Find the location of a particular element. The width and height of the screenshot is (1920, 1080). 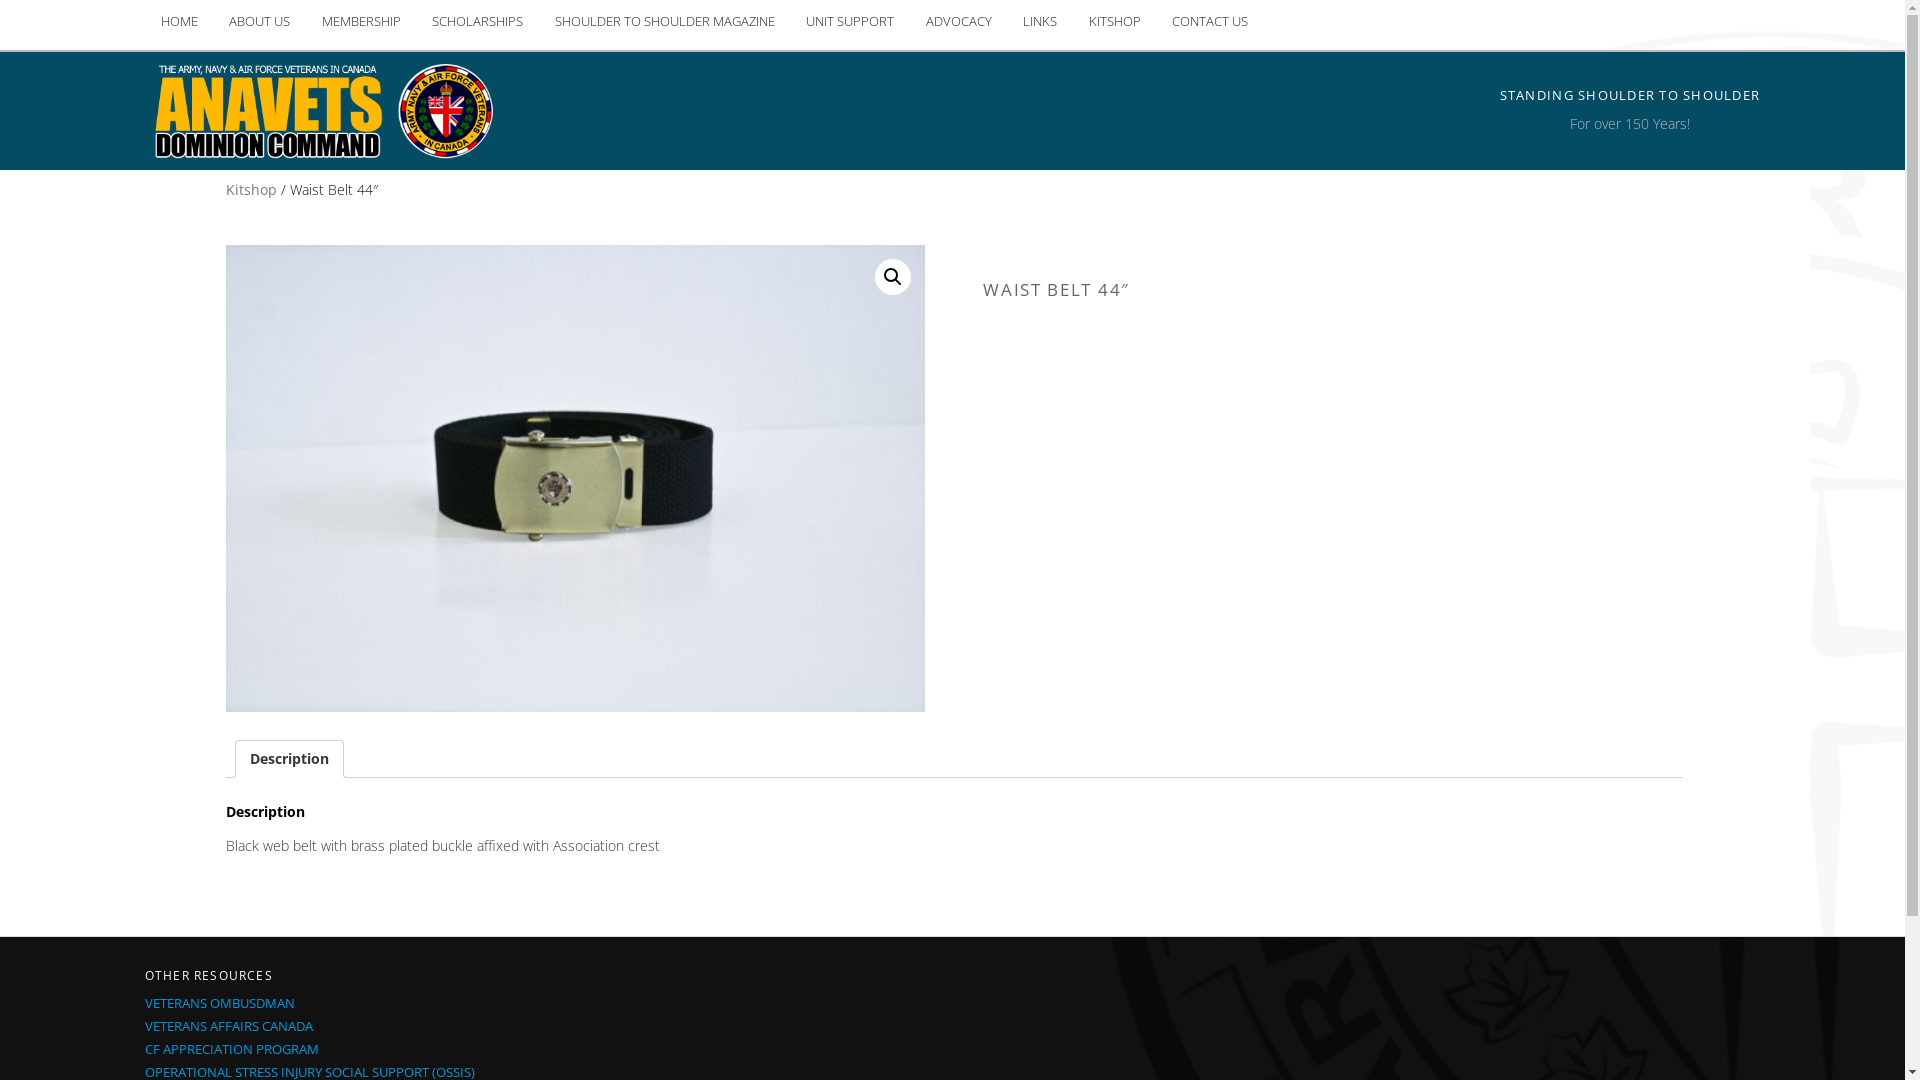

'VETERANS AFFAIRS CANADA' is located at coordinates (229, 1026).